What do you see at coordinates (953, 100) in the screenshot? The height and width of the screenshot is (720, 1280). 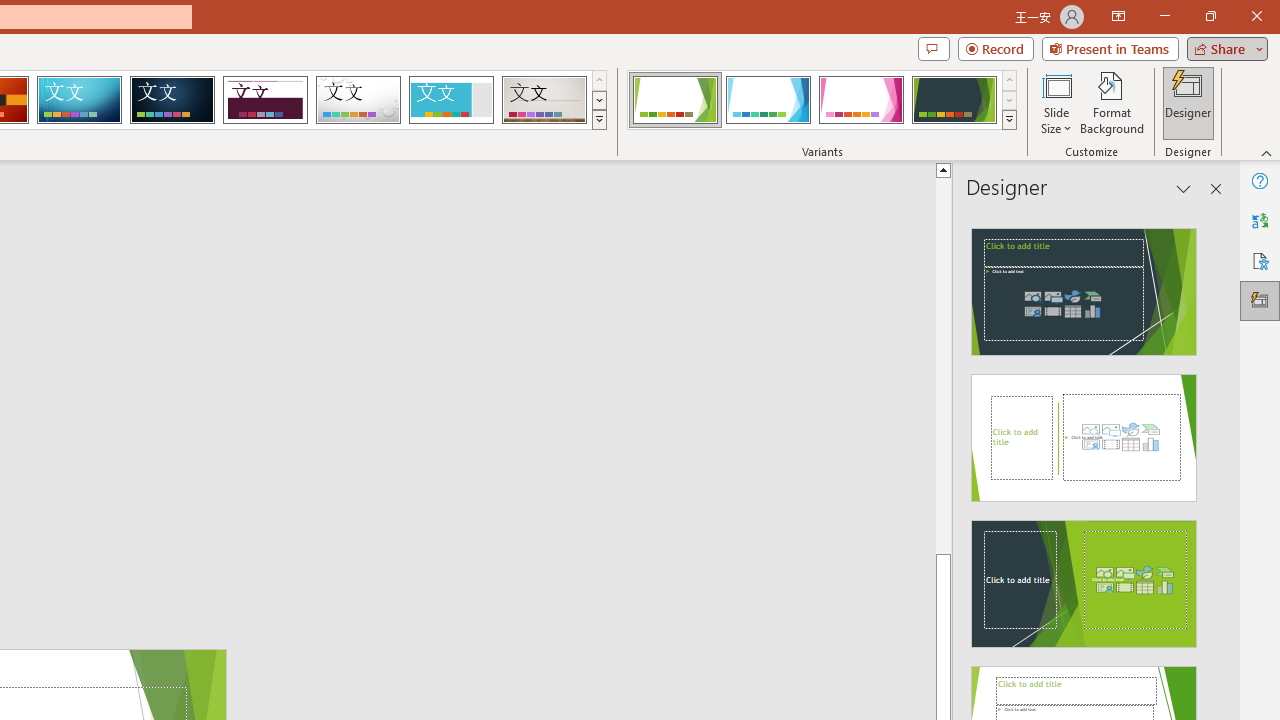 I see `'Facet Variant 4'` at bounding box center [953, 100].